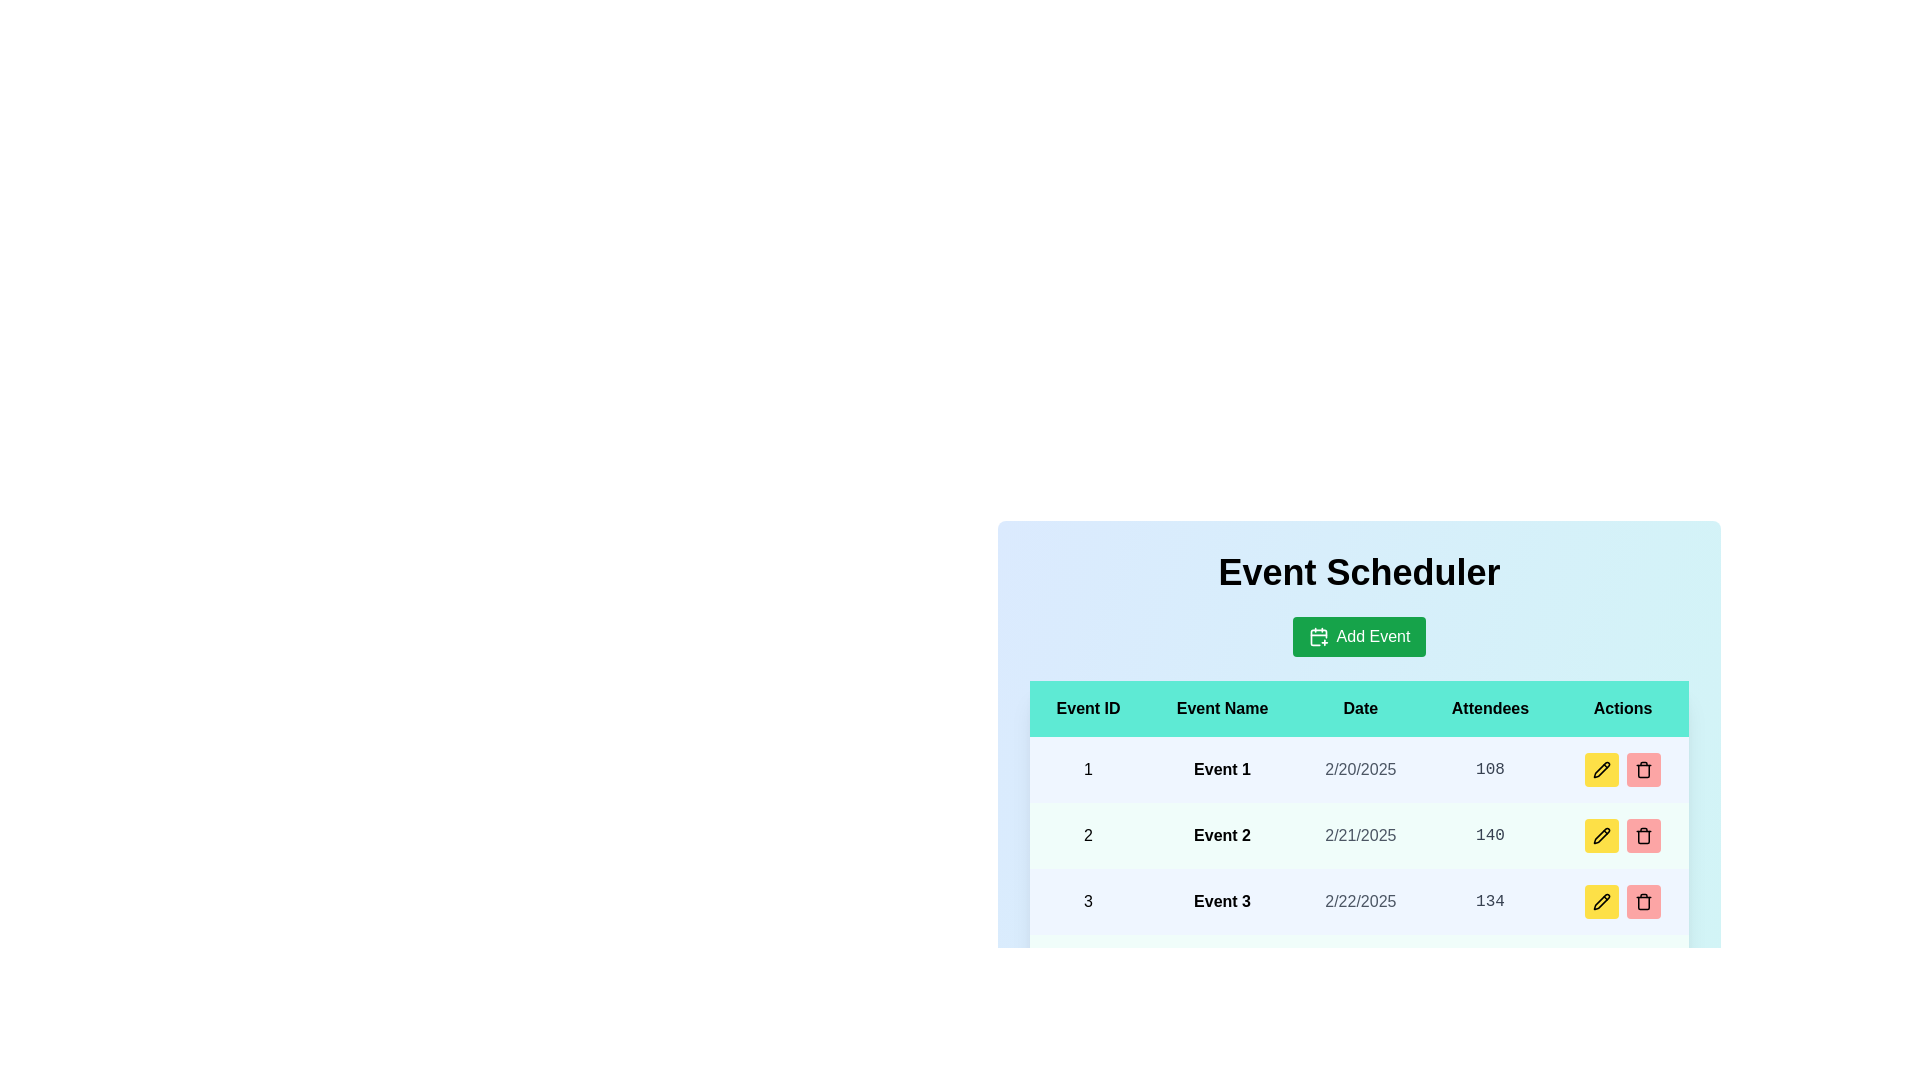 This screenshot has width=1920, height=1080. I want to click on the pencil icon in the Actions column for the specified event, so click(1602, 769).